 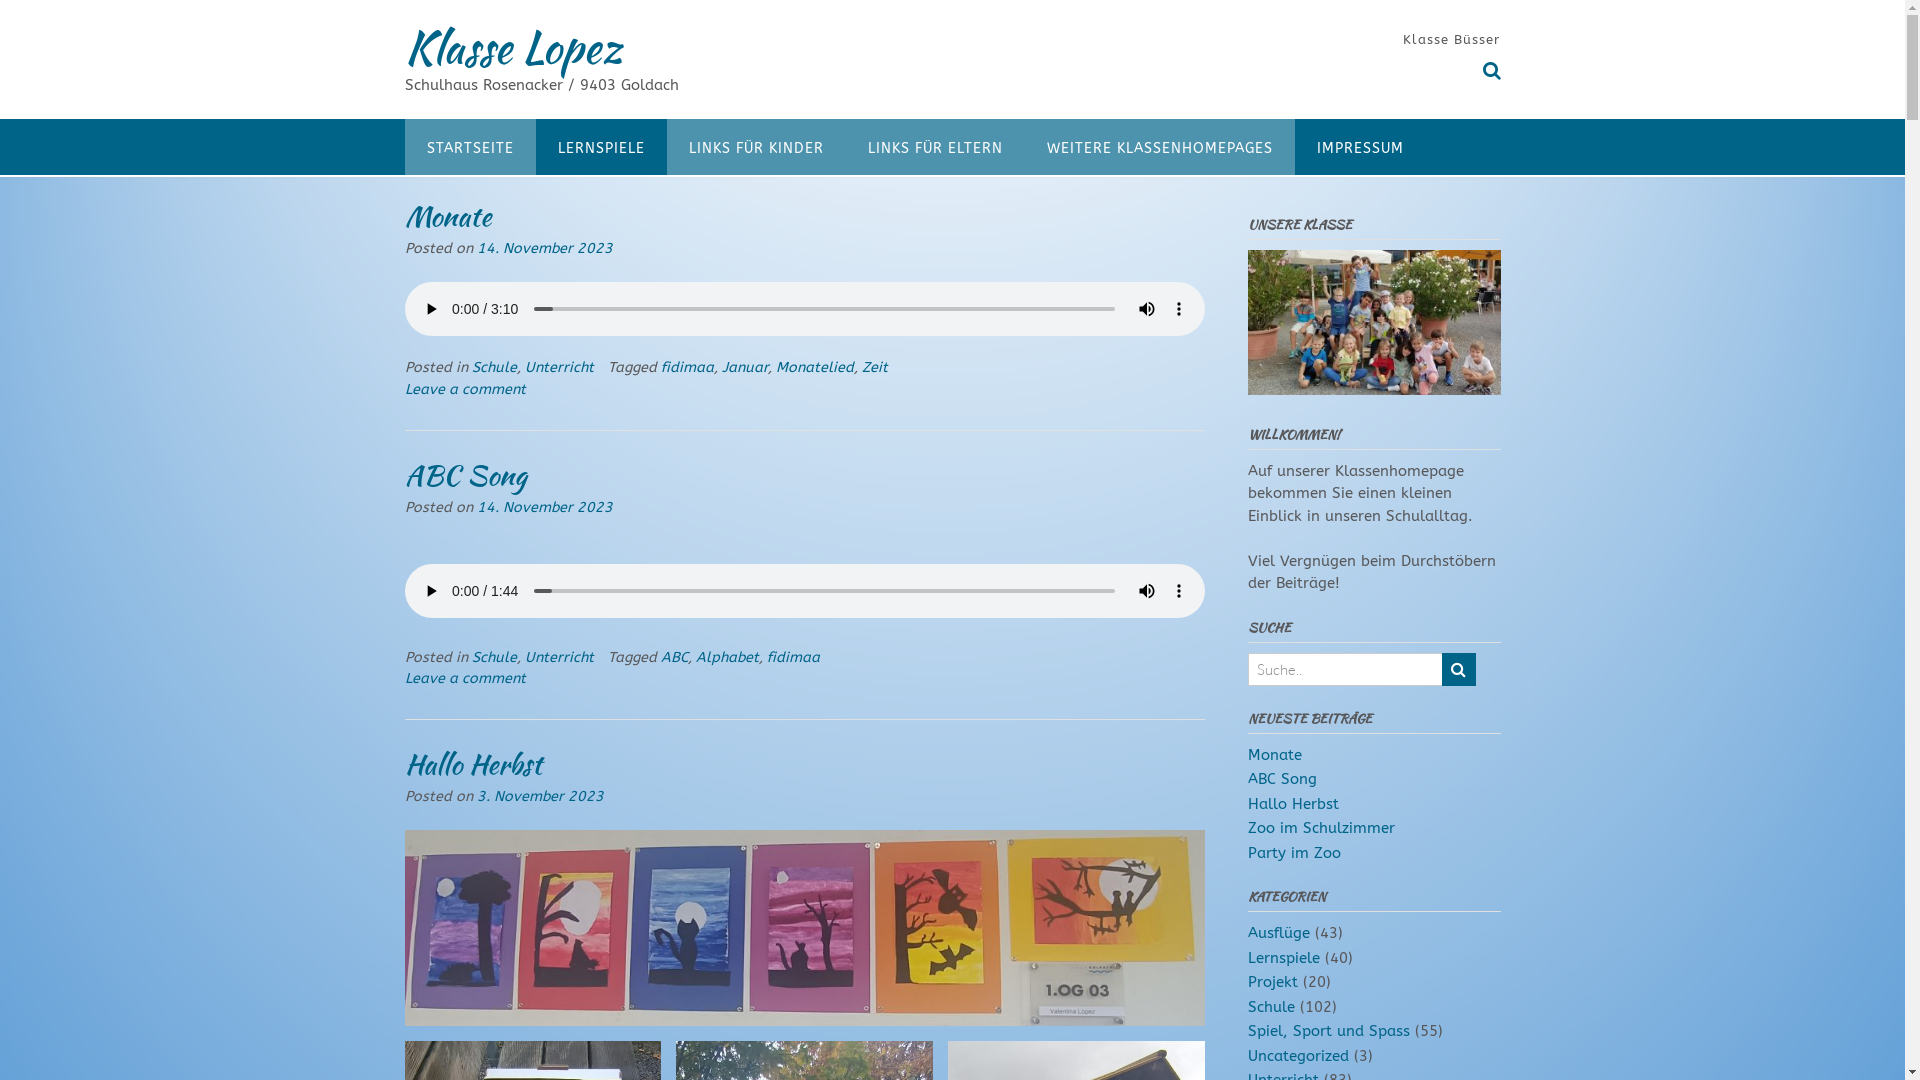 What do you see at coordinates (539, 795) in the screenshot?
I see `'3. November 2023'` at bounding box center [539, 795].